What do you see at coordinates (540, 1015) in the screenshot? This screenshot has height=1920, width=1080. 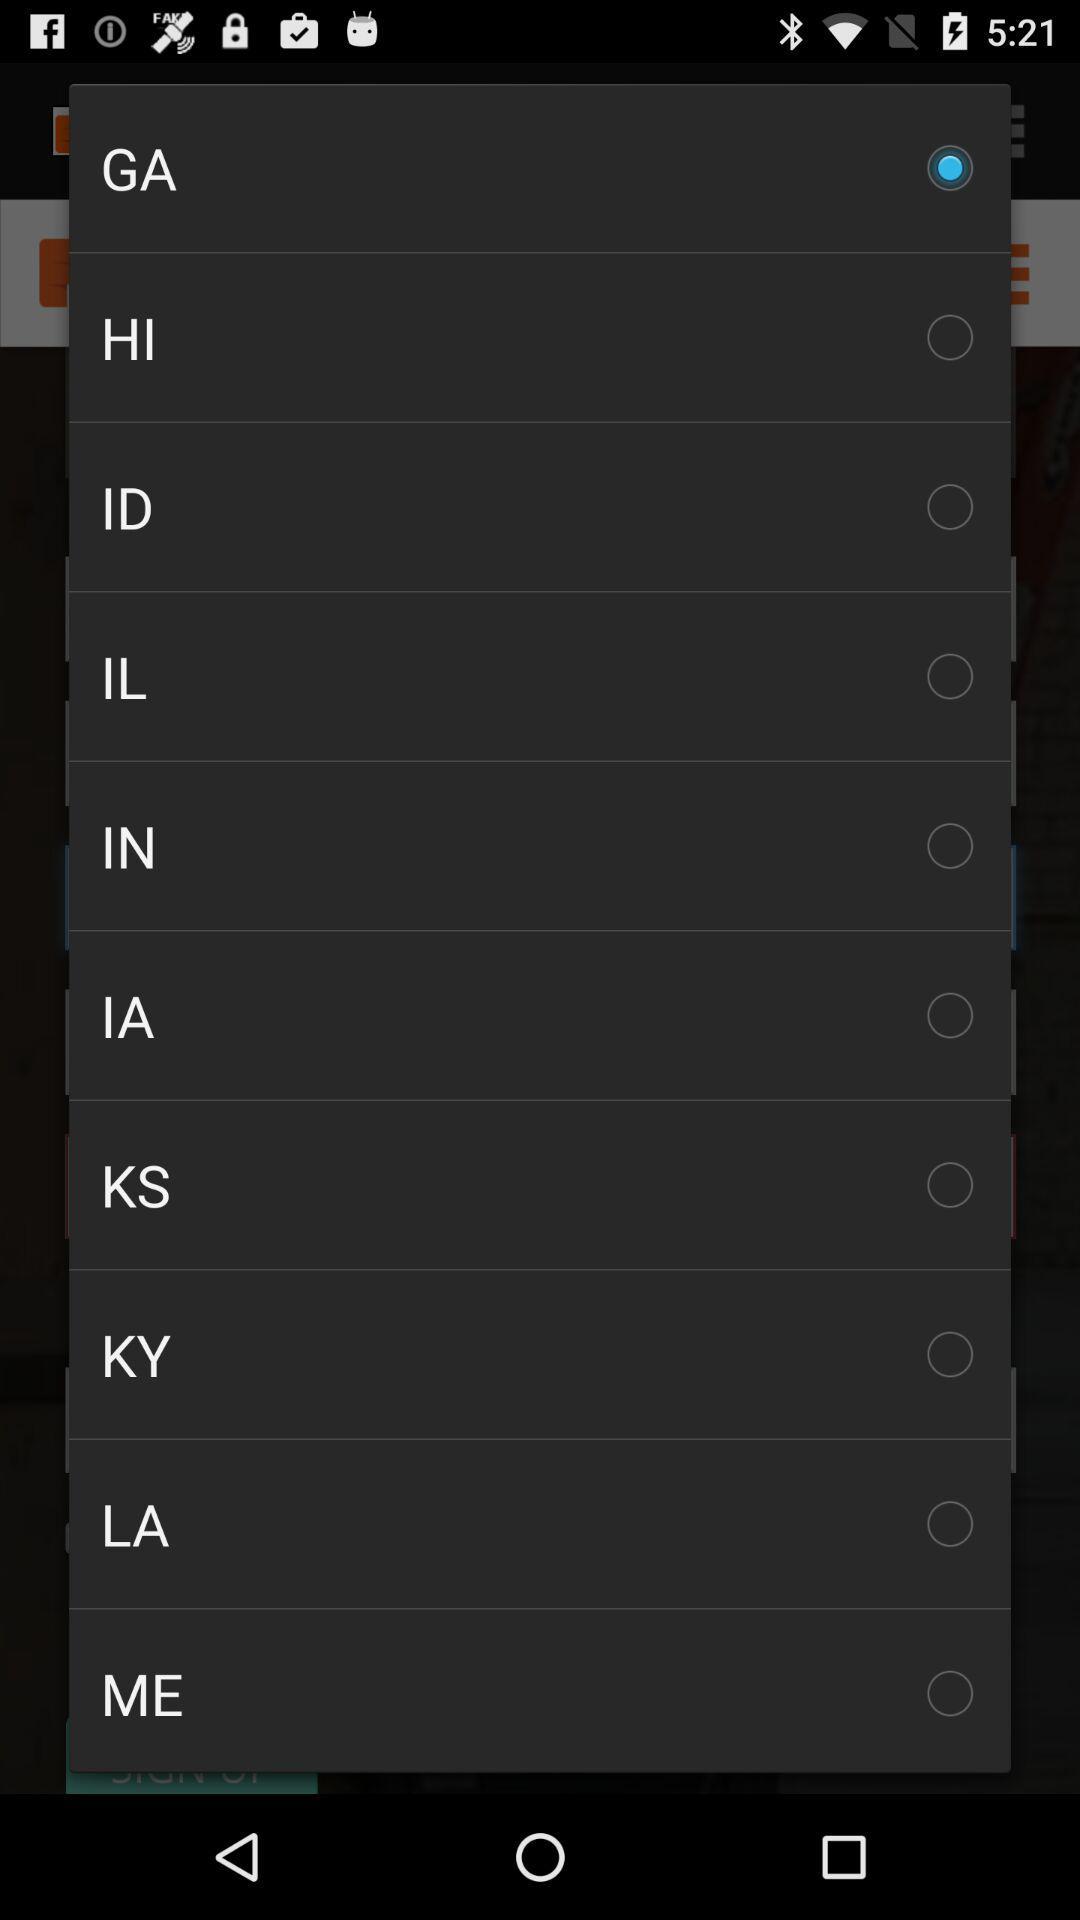 I see `ia item` at bounding box center [540, 1015].